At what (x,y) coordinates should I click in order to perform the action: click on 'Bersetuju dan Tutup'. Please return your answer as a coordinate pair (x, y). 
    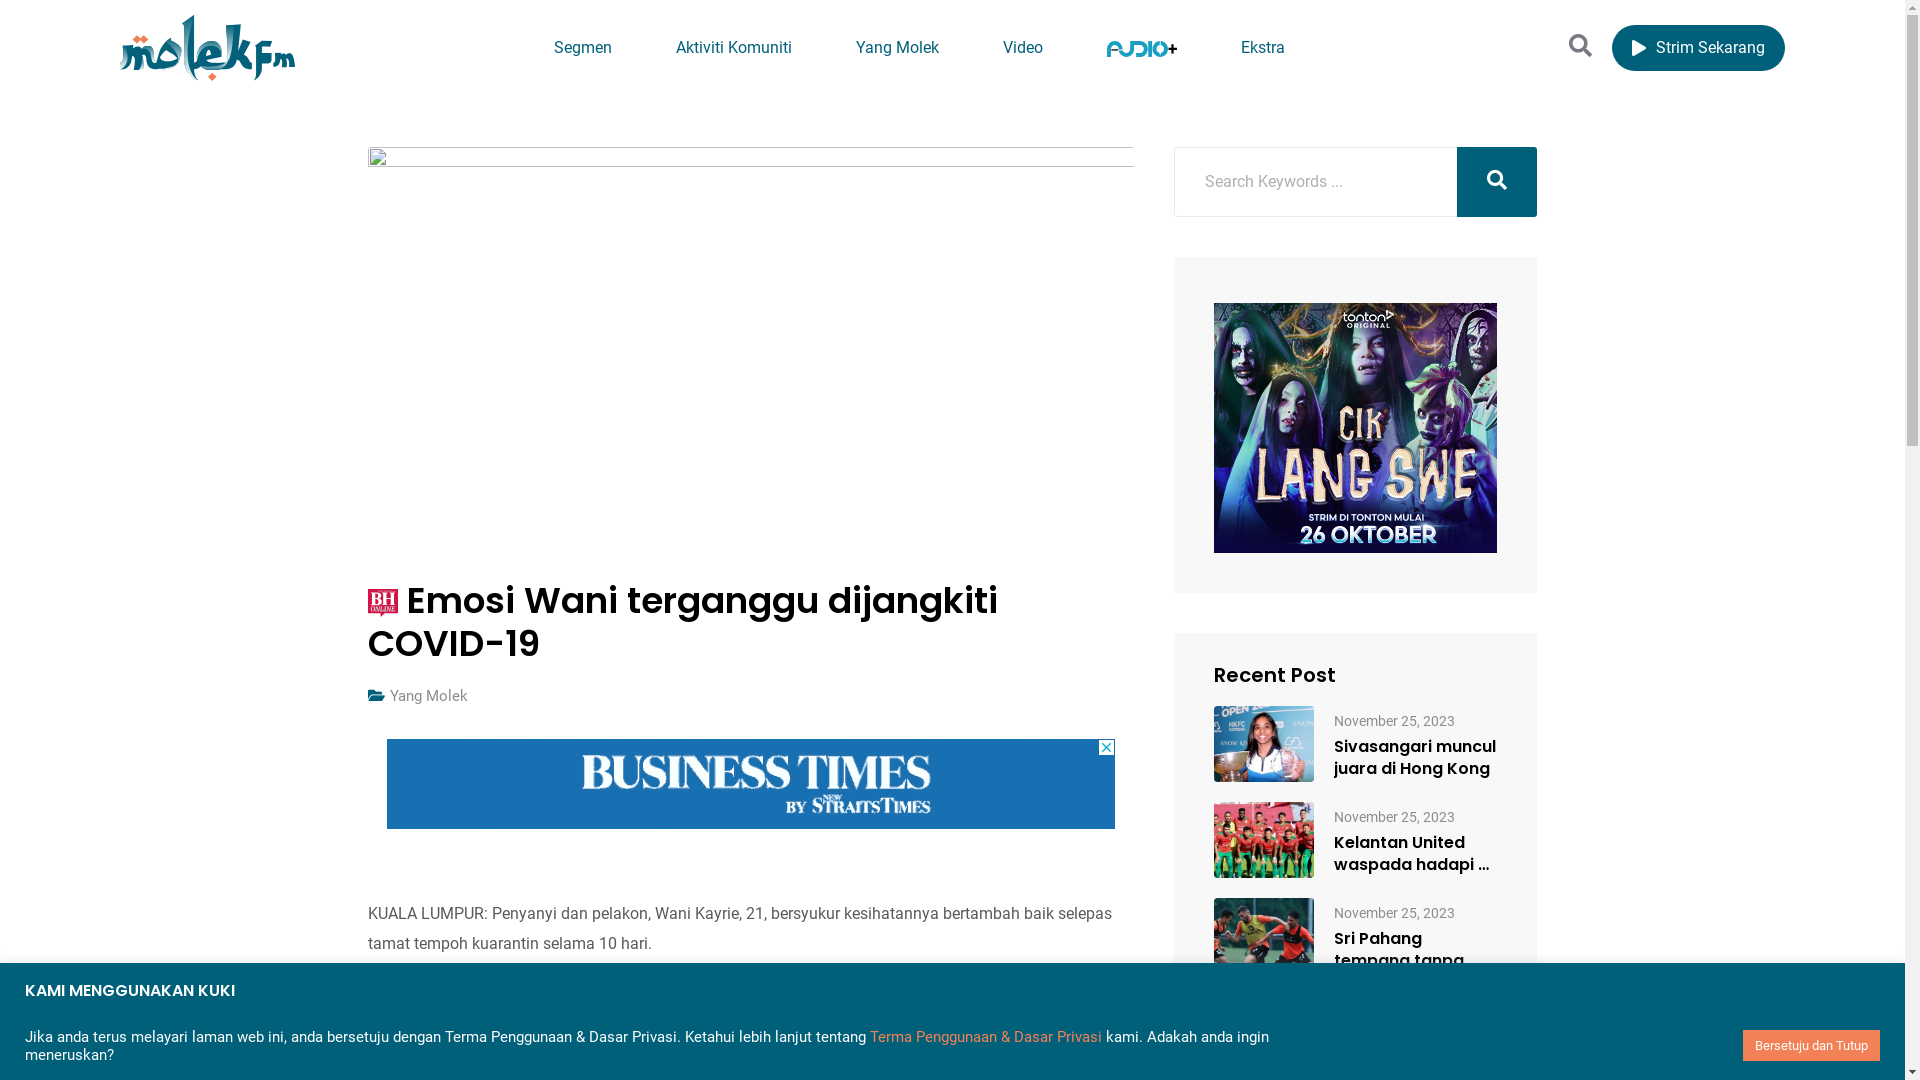
    Looking at the image, I should click on (1811, 1044).